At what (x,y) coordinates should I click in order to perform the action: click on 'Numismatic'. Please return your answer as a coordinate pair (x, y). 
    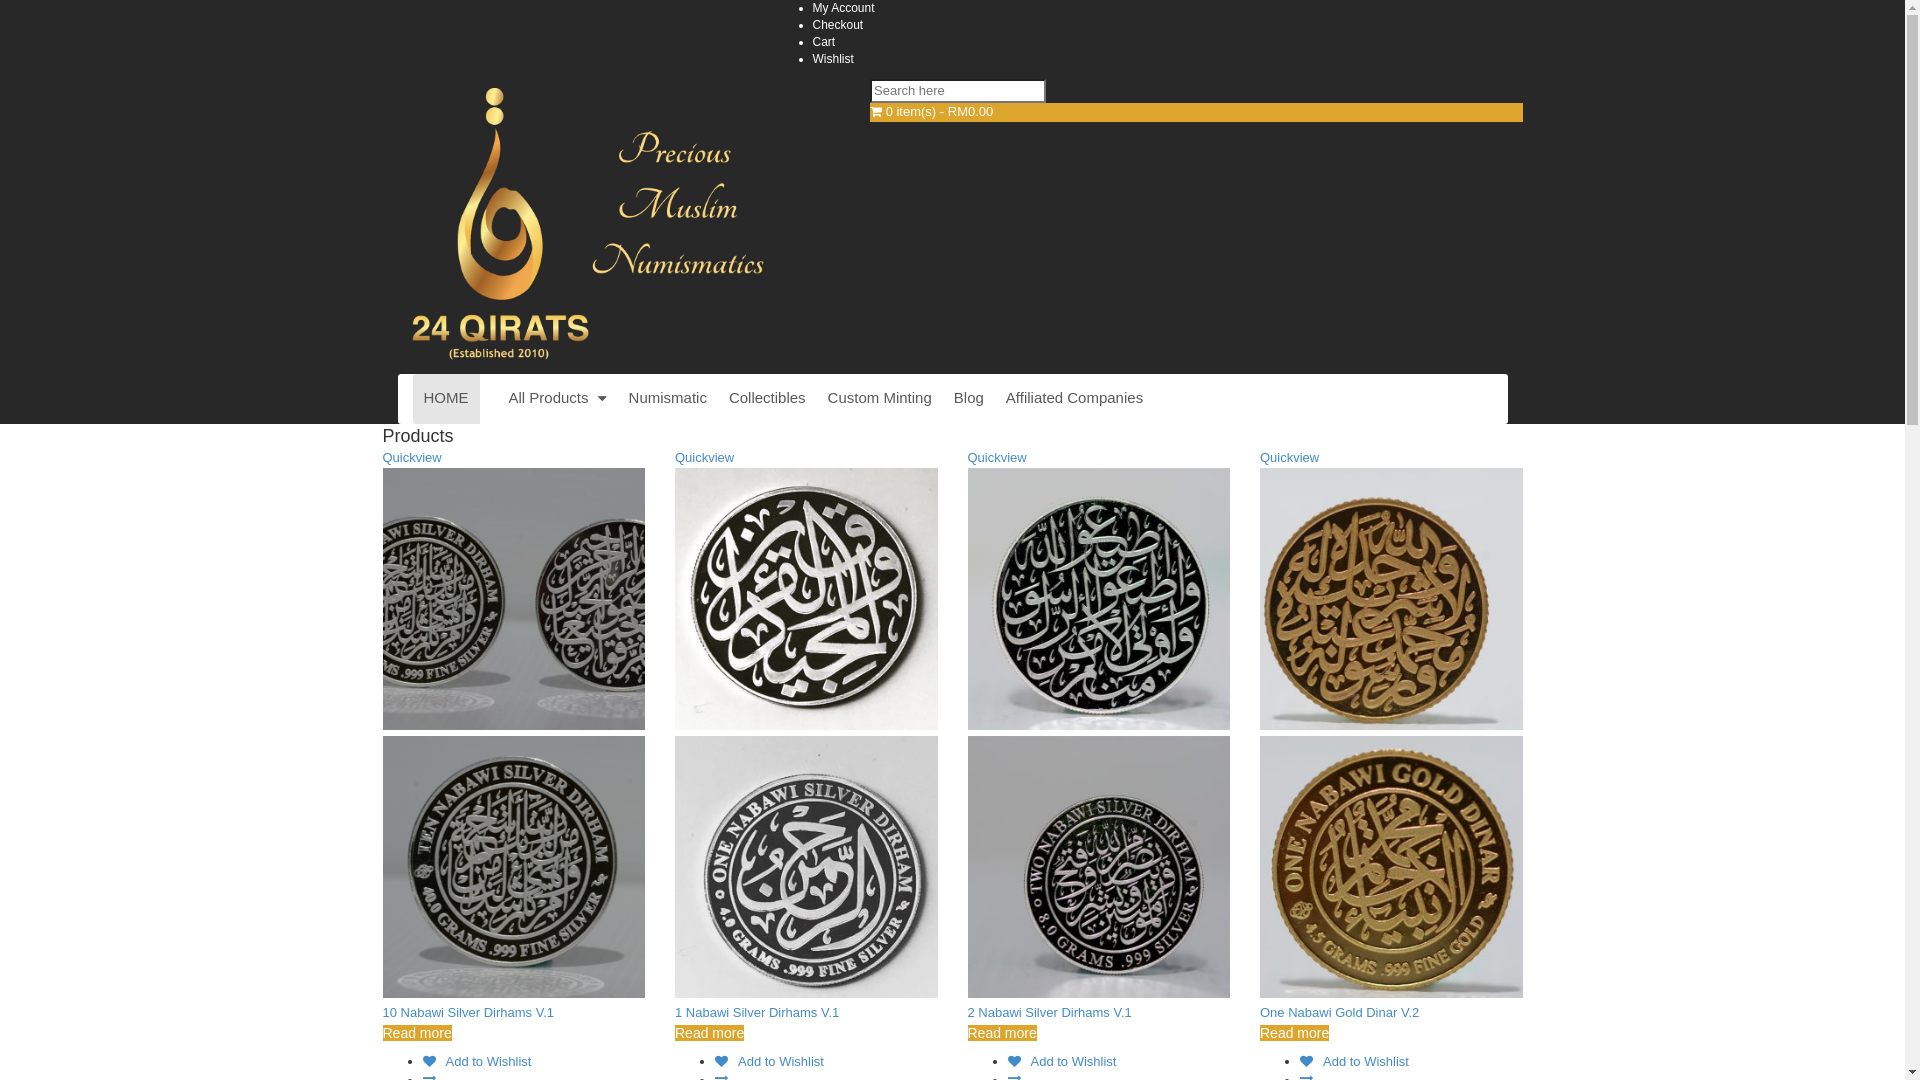
    Looking at the image, I should click on (667, 398).